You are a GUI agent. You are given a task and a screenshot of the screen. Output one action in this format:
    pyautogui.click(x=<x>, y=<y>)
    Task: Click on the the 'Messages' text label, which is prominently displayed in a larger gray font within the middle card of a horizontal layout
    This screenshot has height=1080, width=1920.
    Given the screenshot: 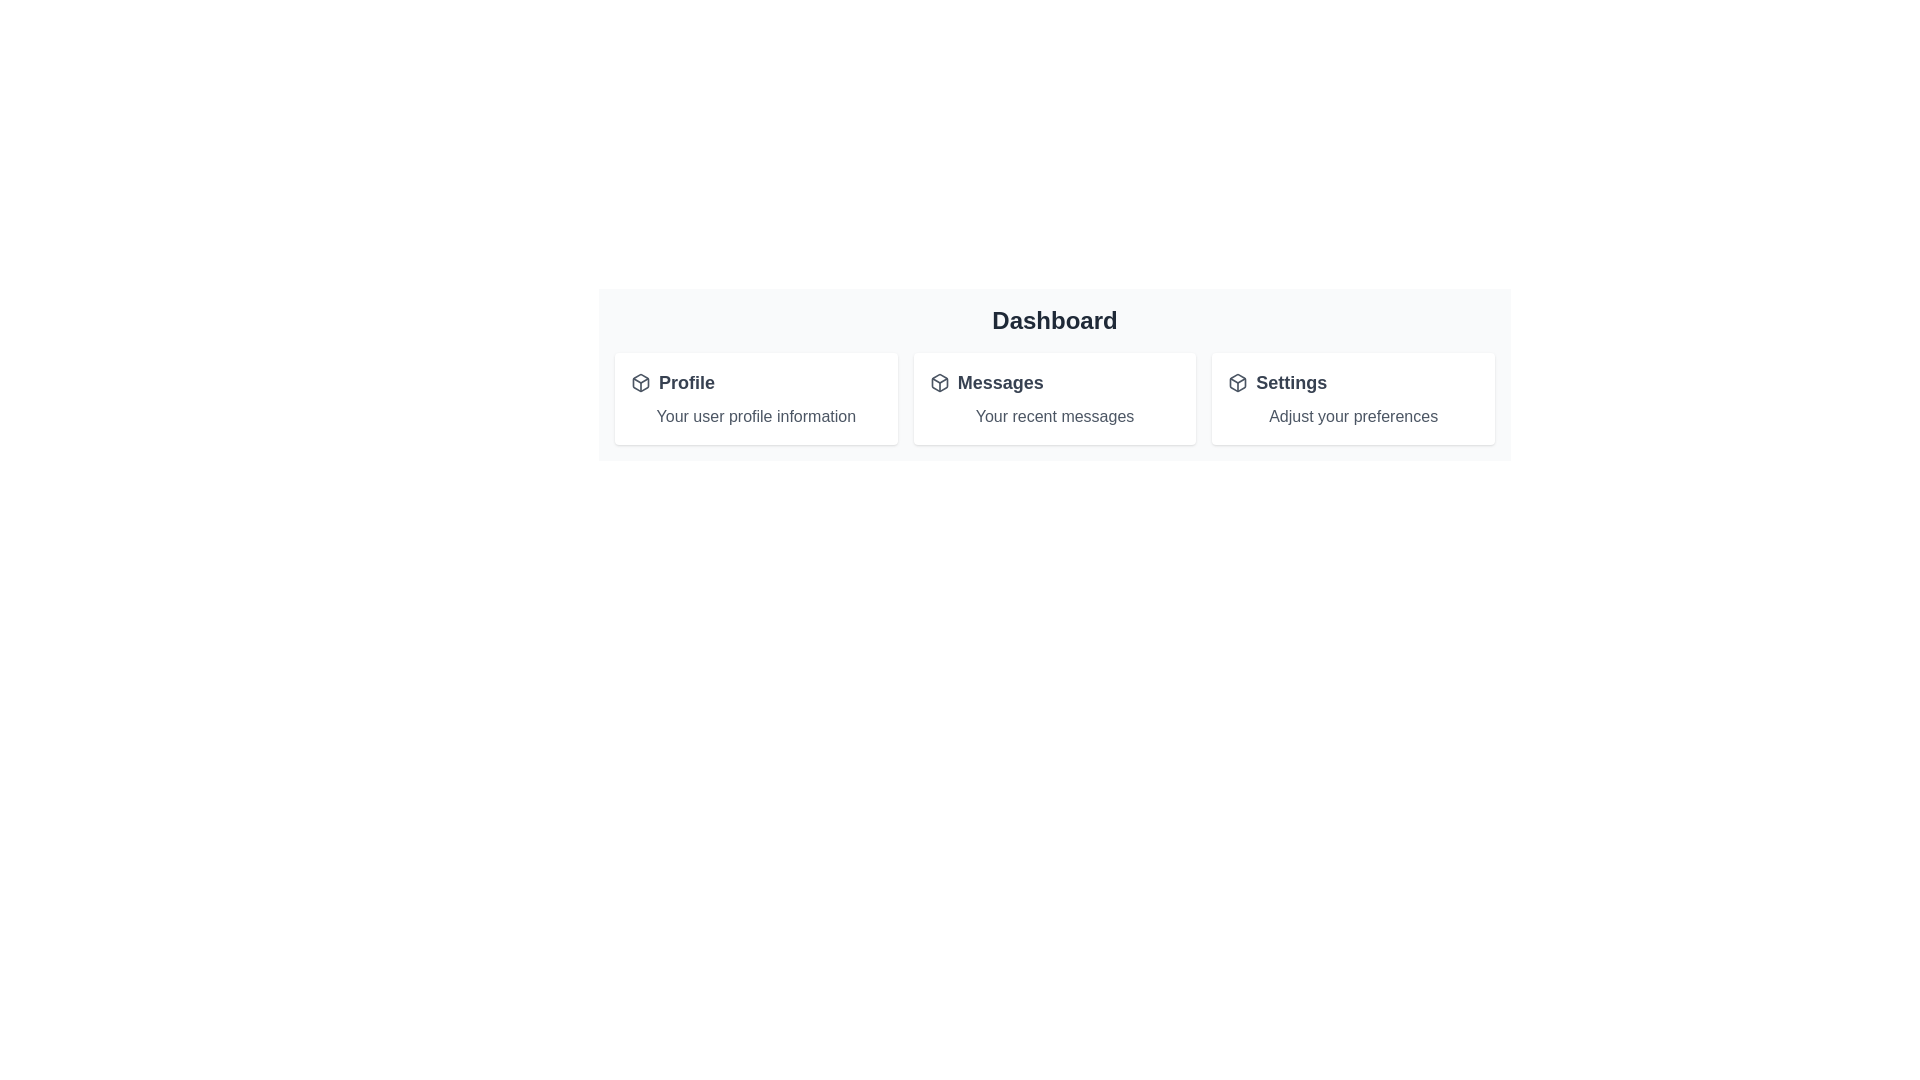 What is the action you would take?
    pyautogui.click(x=1000, y=382)
    